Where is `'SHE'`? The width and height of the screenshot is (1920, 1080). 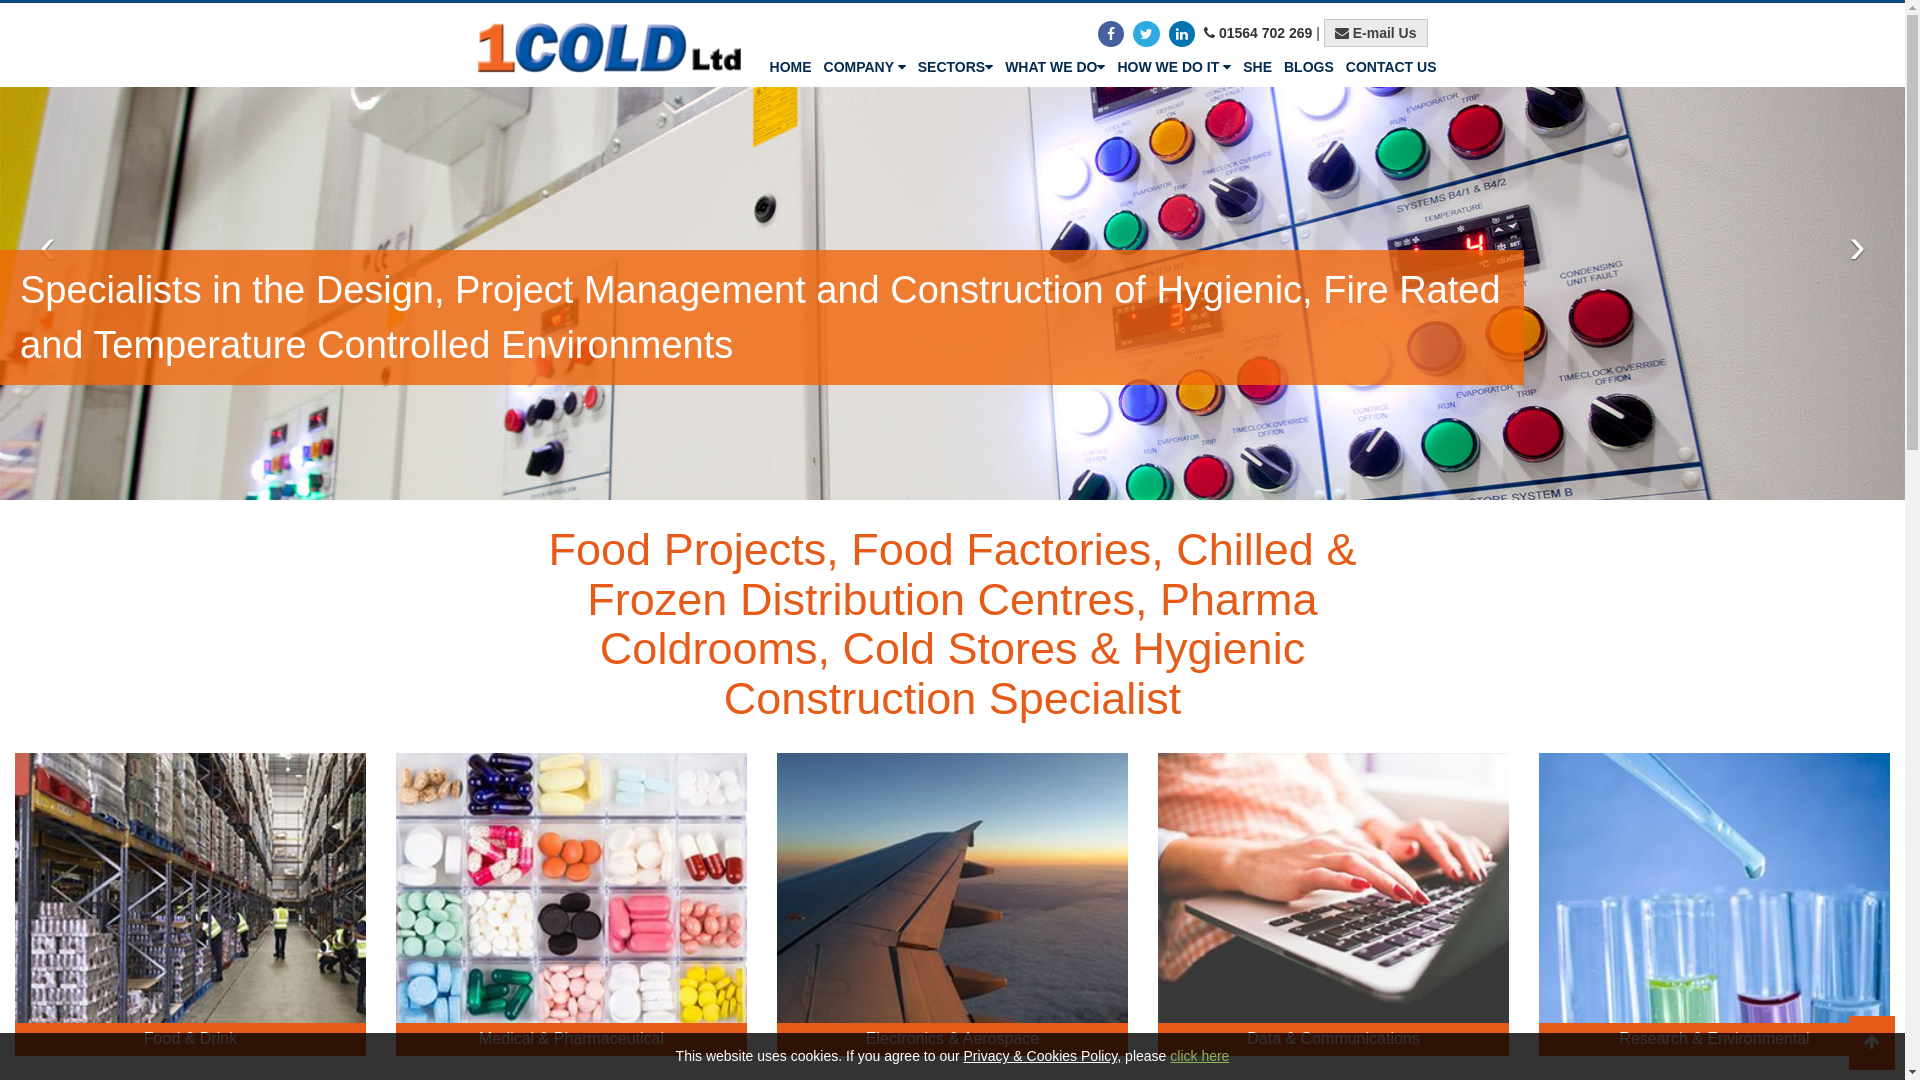 'SHE' is located at coordinates (1256, 65).